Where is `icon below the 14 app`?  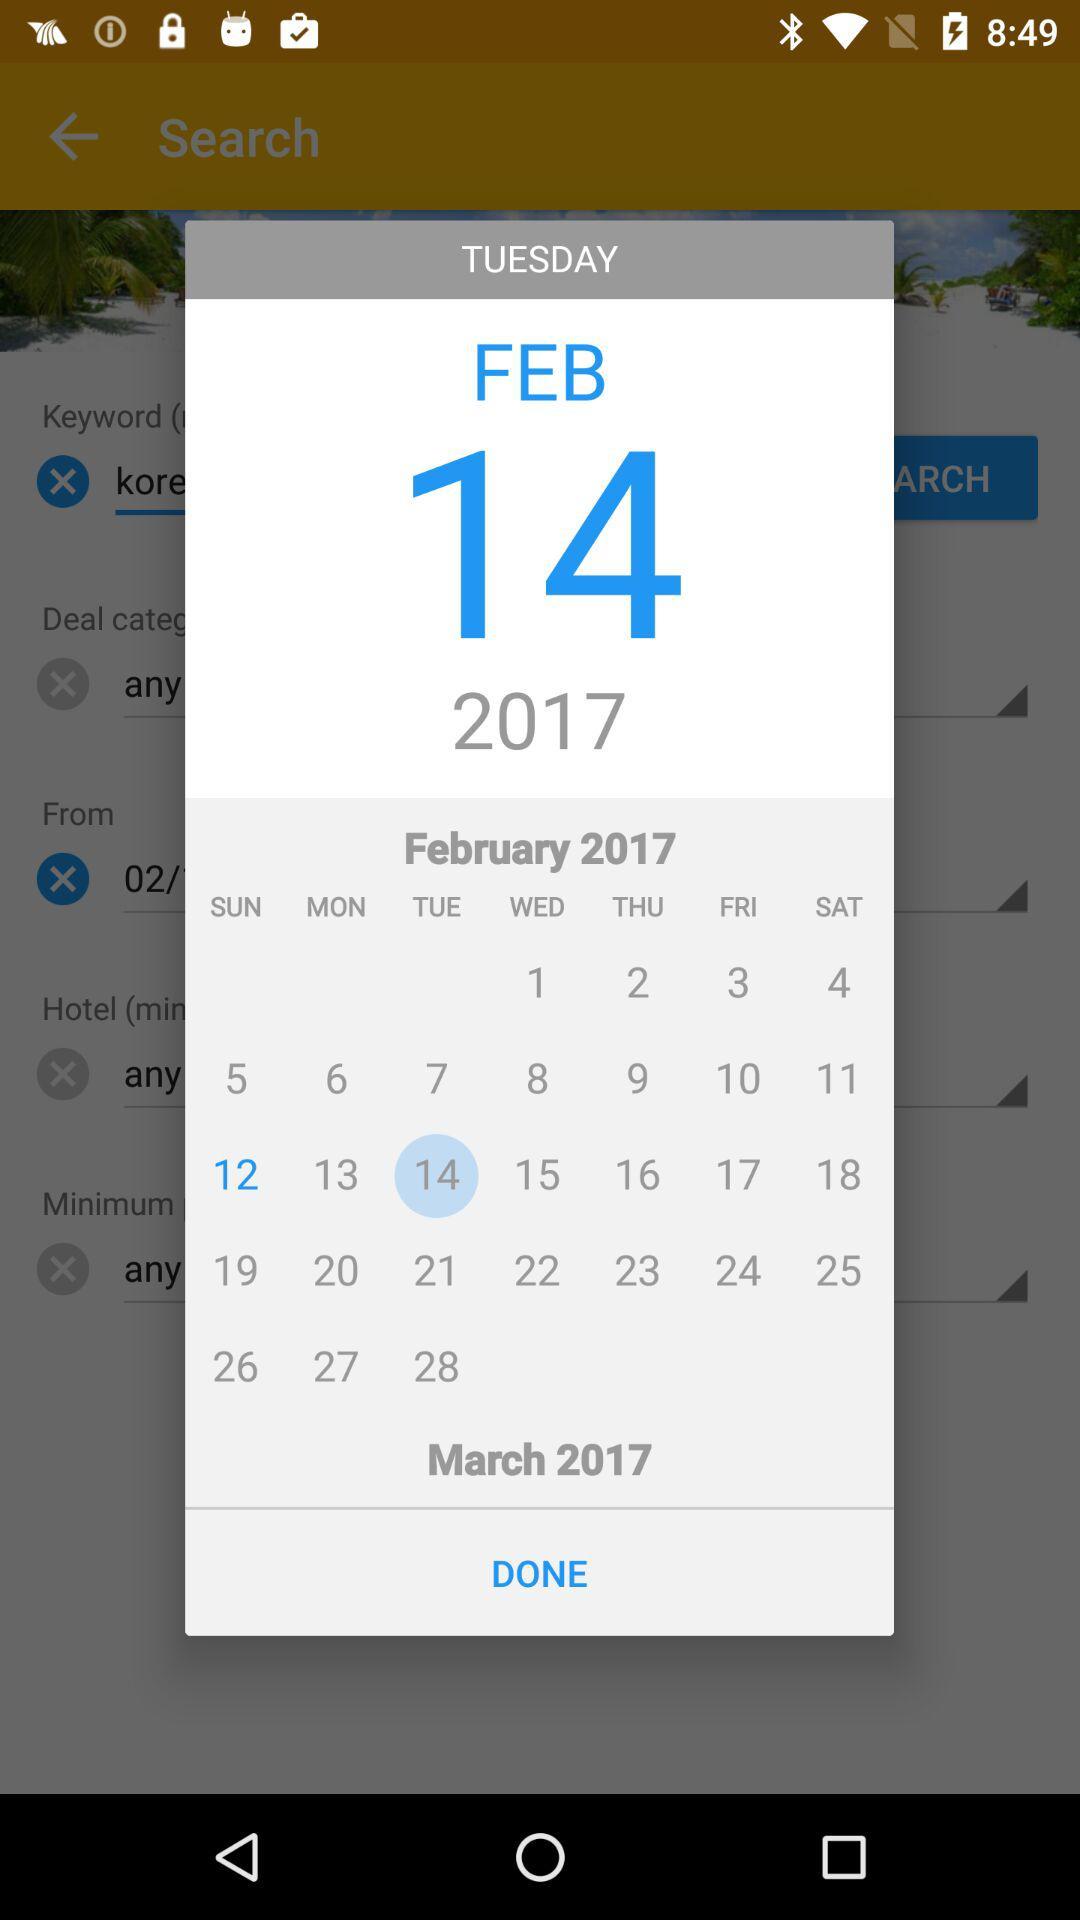
icon below the 14 app is located at coordinates (538, 721).